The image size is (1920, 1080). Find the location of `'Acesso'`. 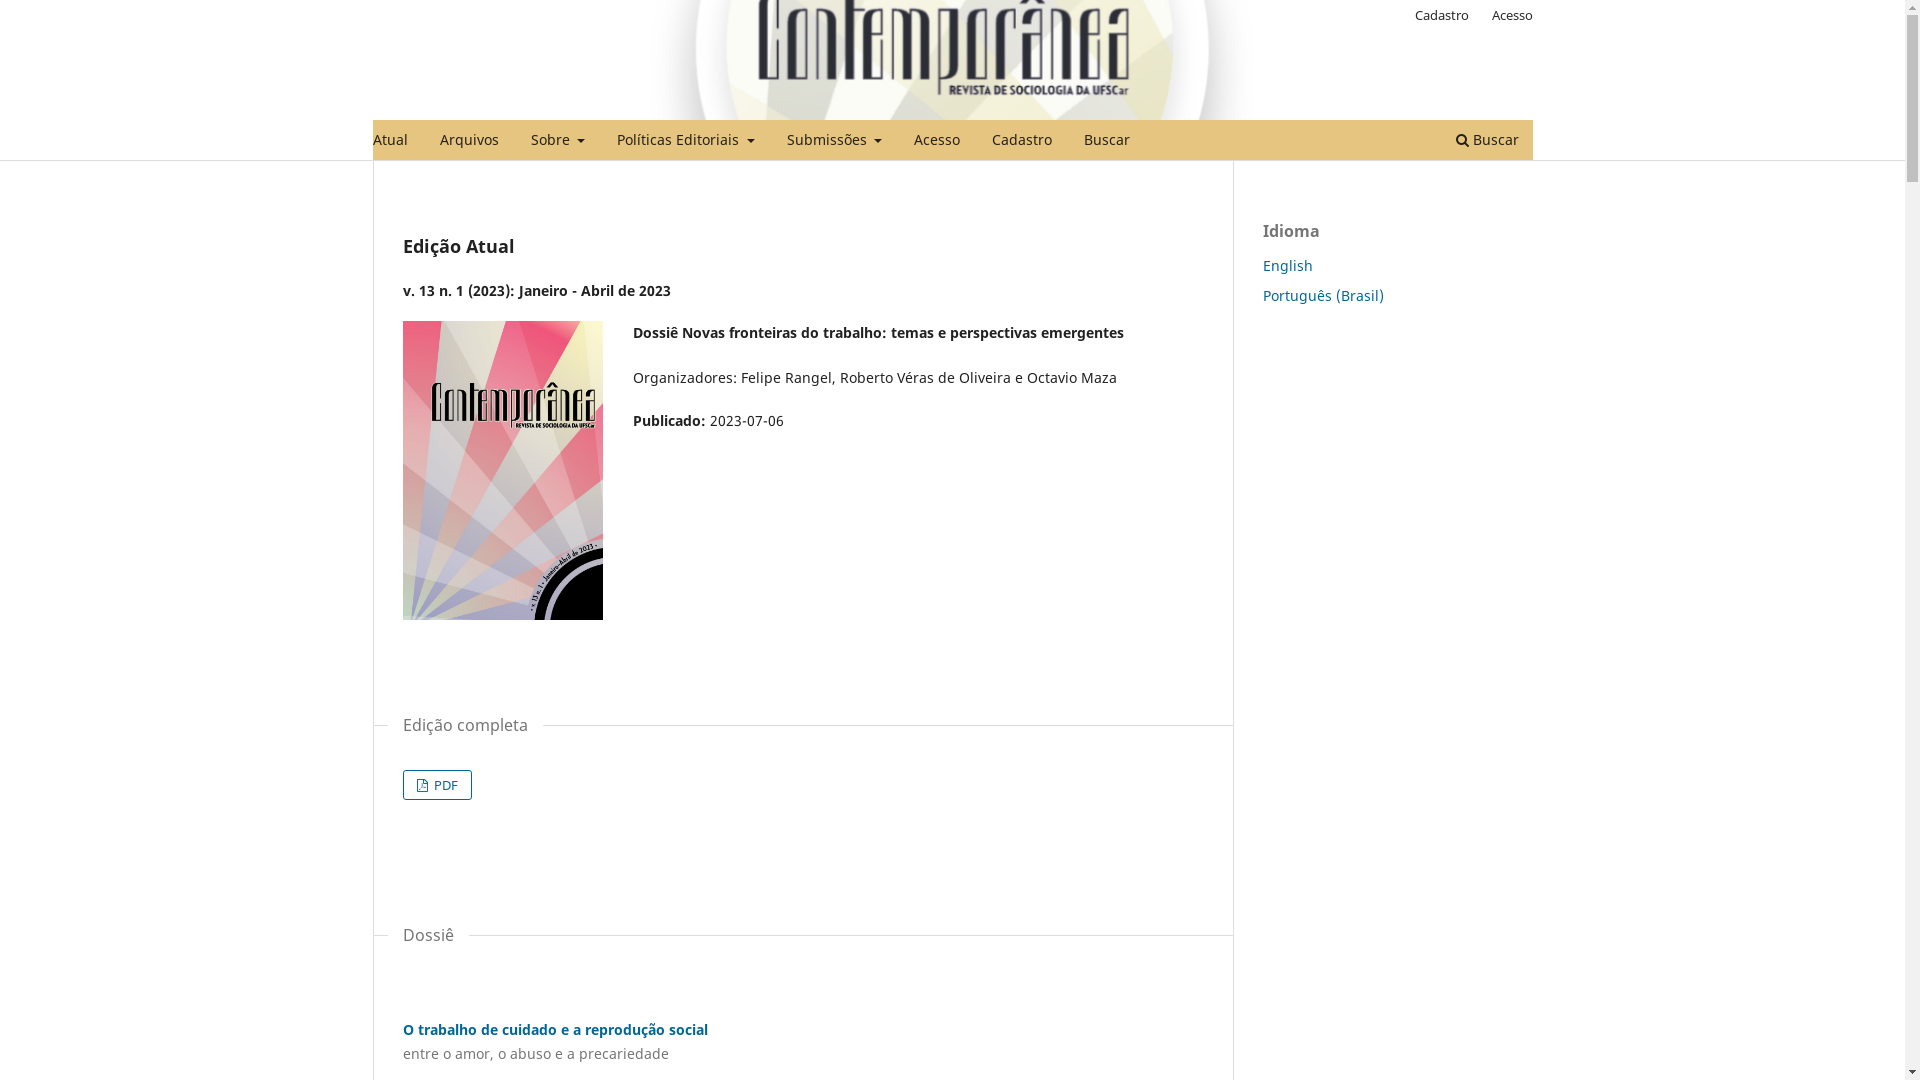

'Acesso' is located at coordinates (1482, 15).